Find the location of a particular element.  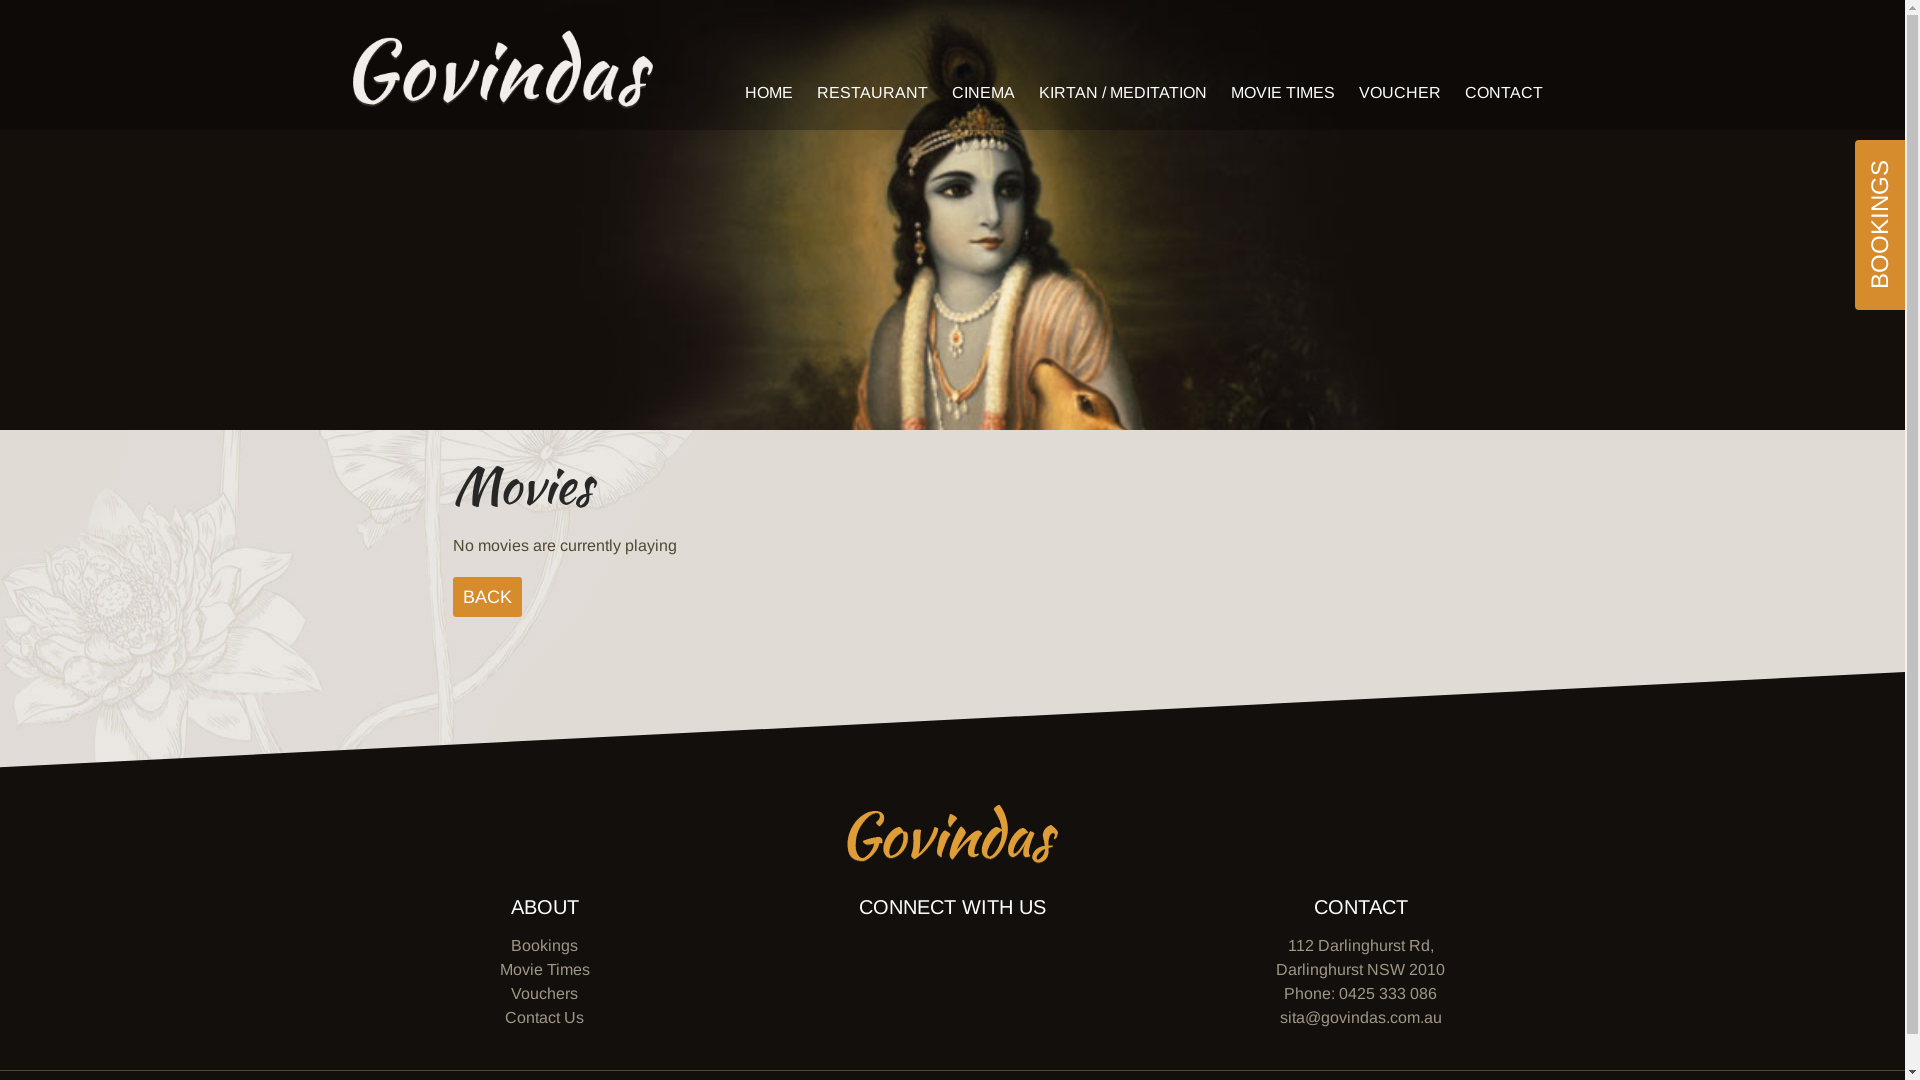

'MOVIE TIMES' is located at coordinates (1281, 92).